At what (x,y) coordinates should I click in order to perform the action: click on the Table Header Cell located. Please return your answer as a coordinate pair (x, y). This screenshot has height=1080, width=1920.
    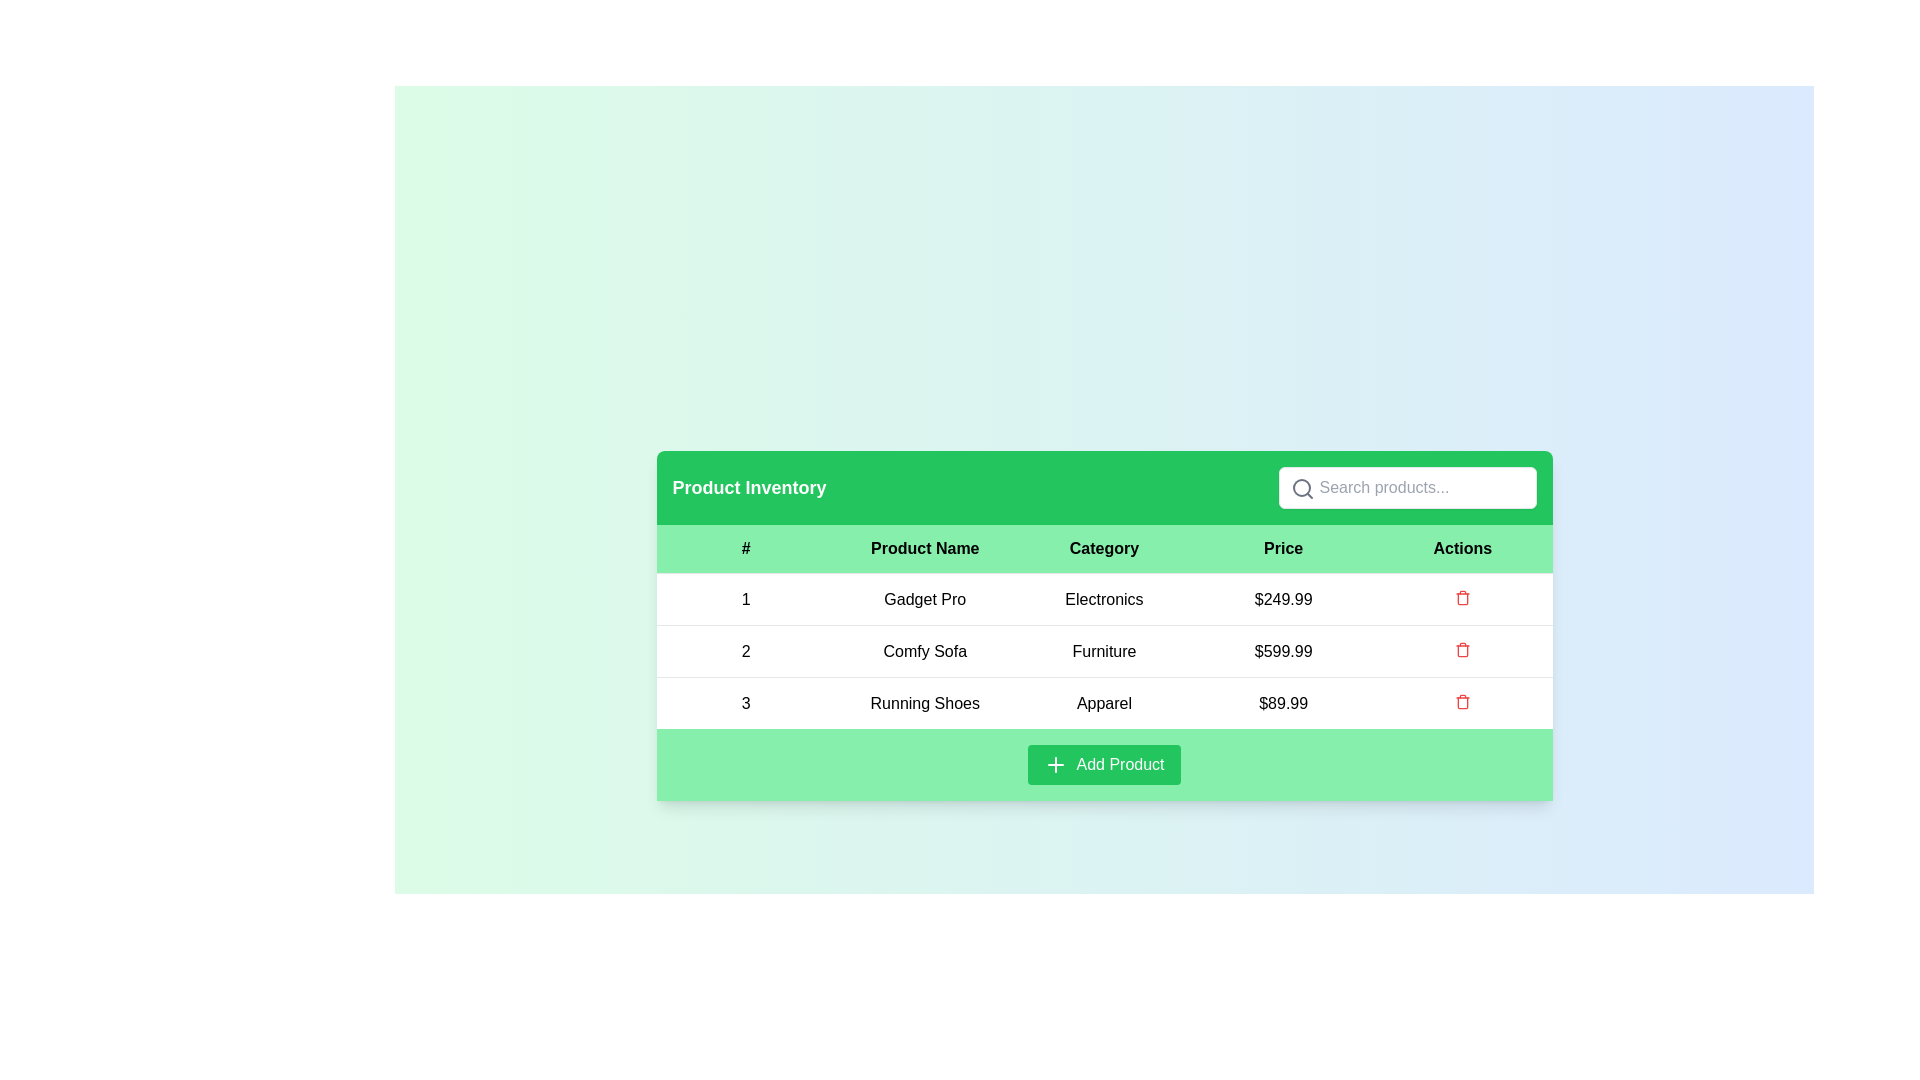
    Looking at the image, I should click on (1462, 549).